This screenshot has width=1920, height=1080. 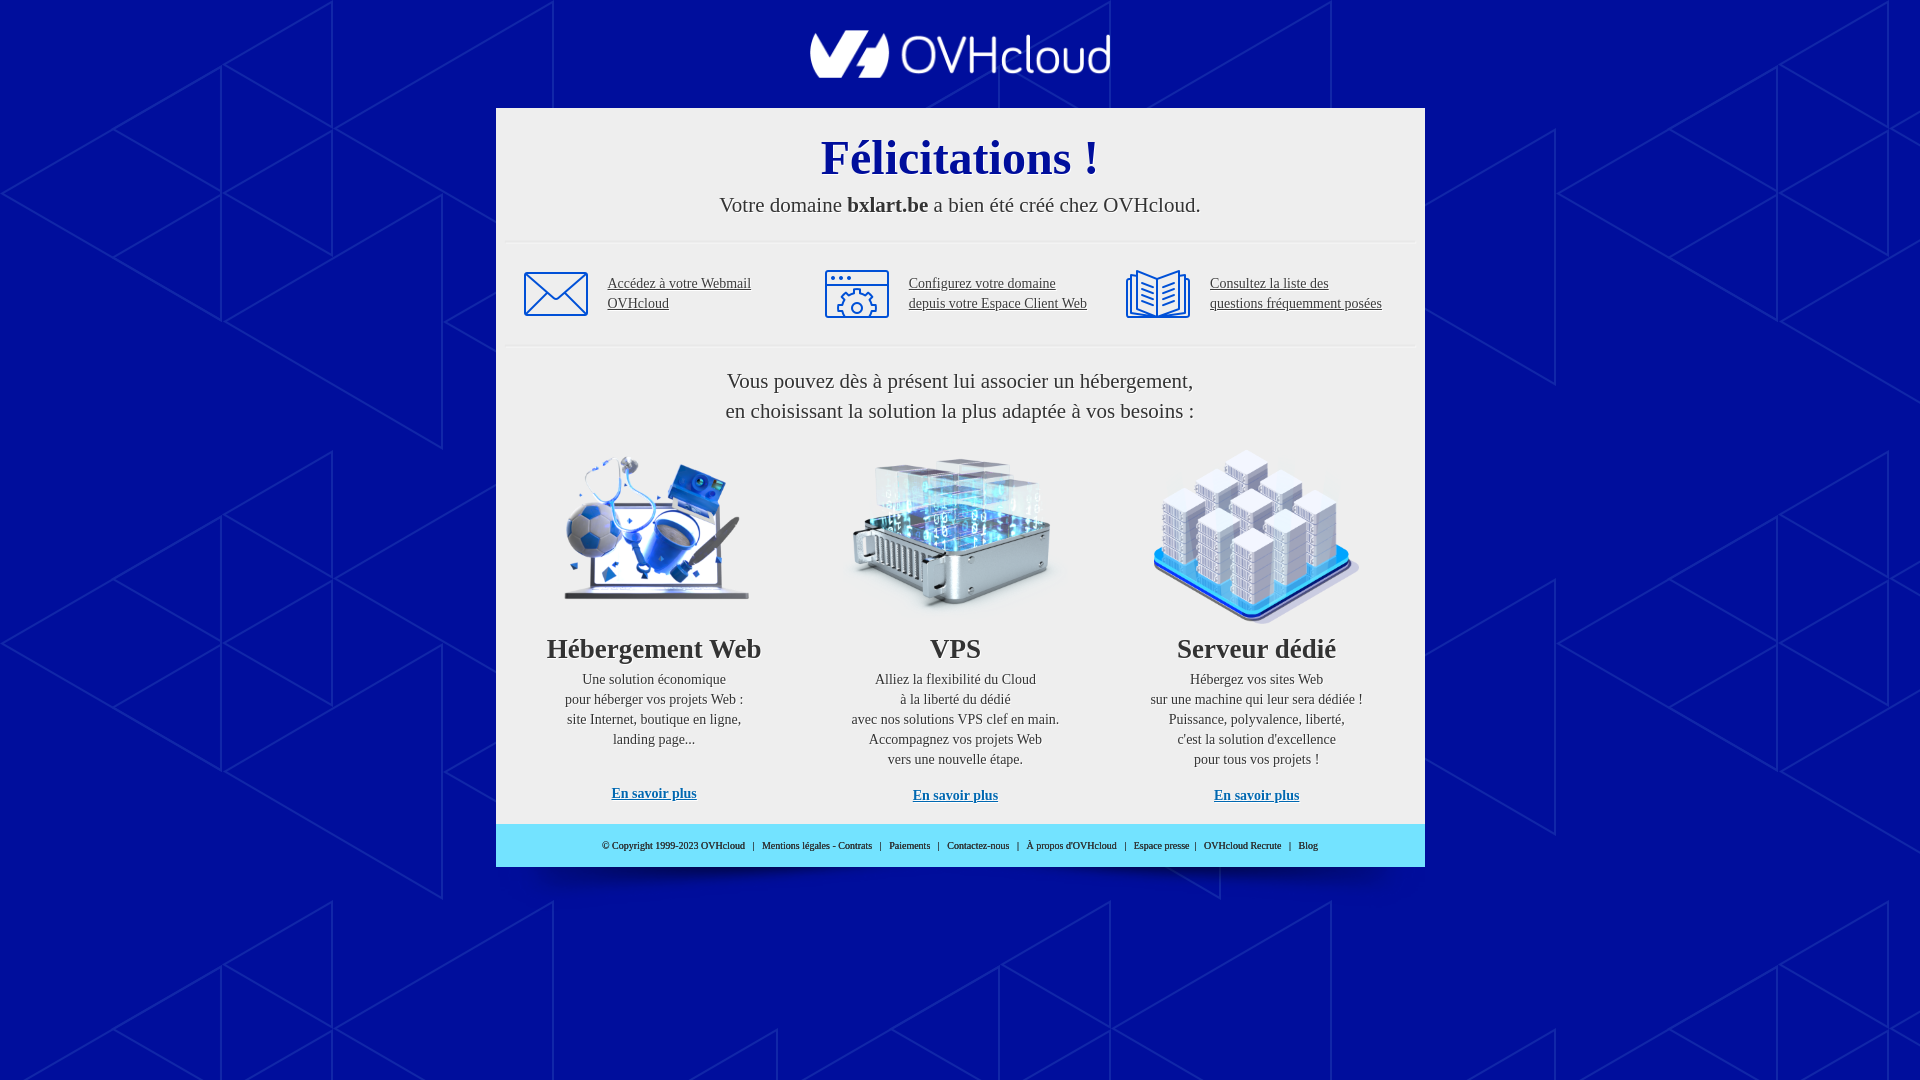 I want to click on 'Configurez votre domaine, so click(x=998, y=293).